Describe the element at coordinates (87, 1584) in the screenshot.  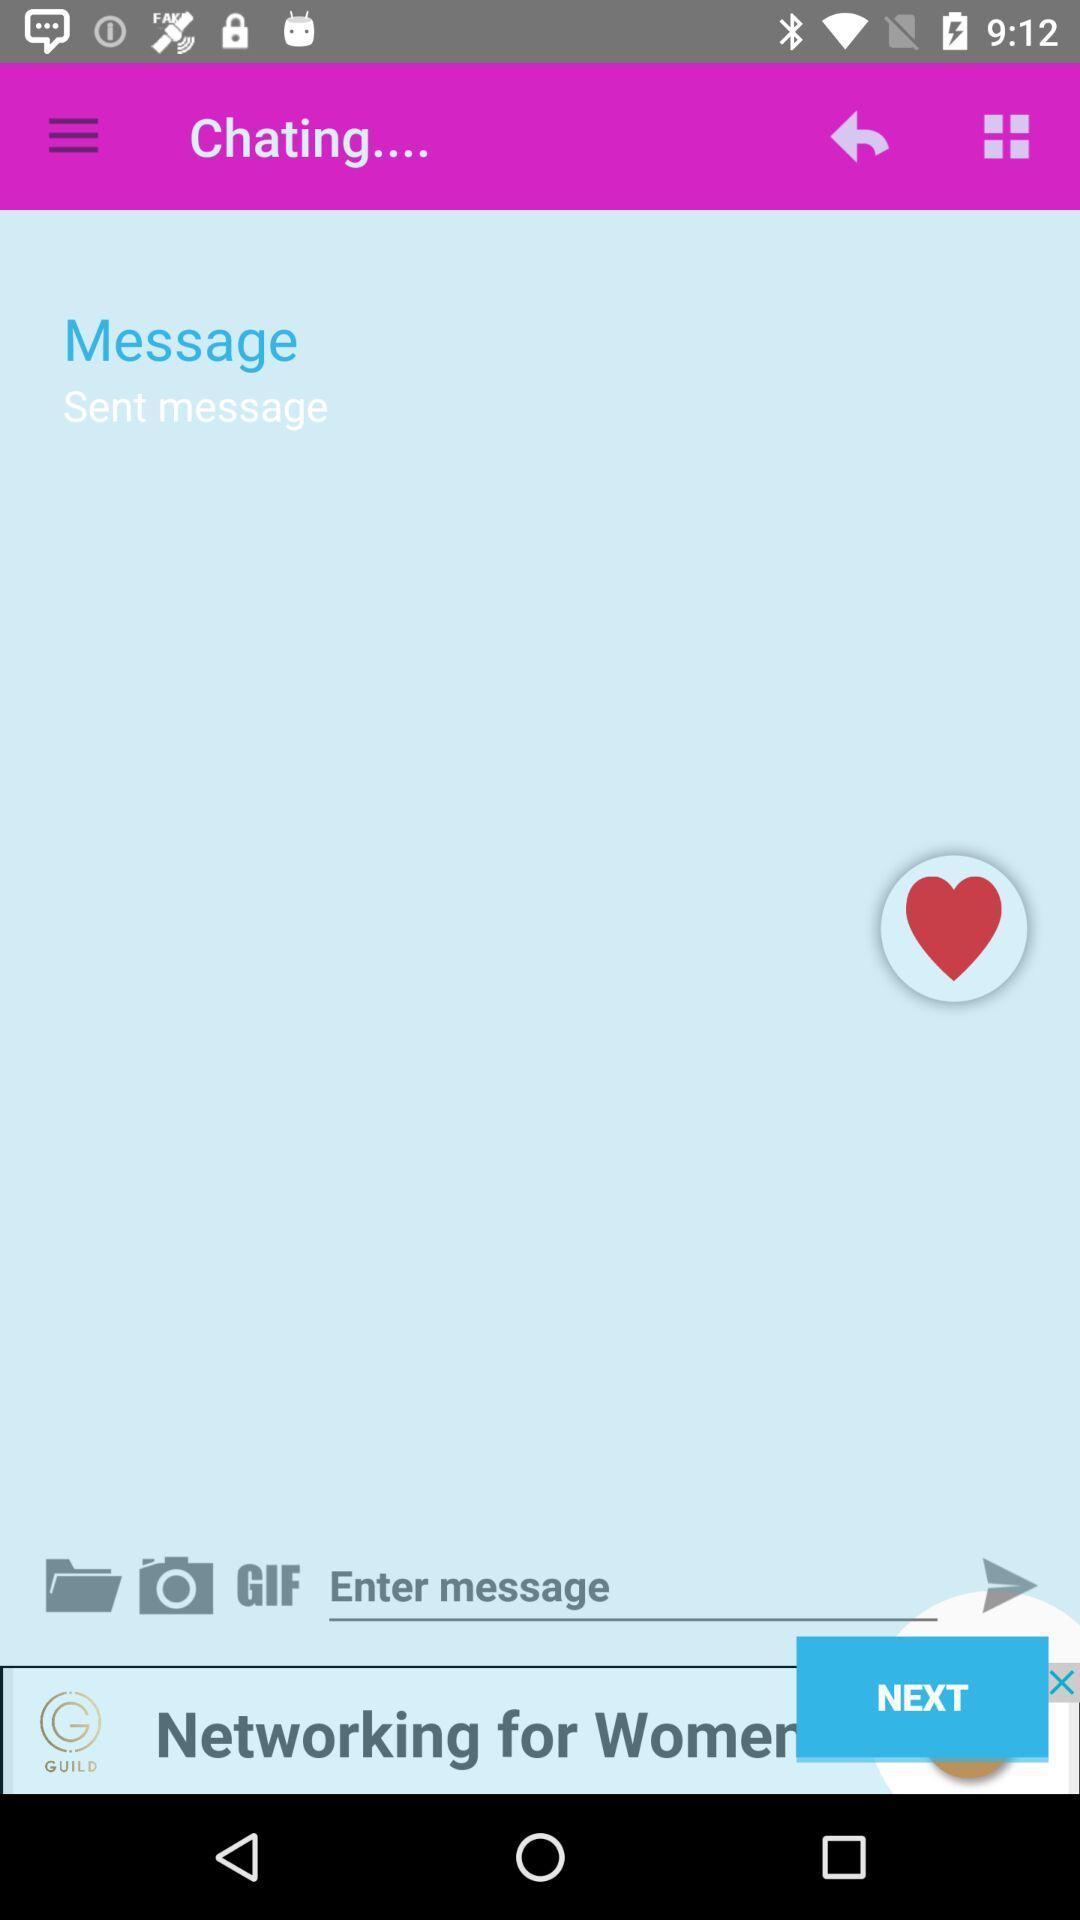
I see `files icon` at that location.